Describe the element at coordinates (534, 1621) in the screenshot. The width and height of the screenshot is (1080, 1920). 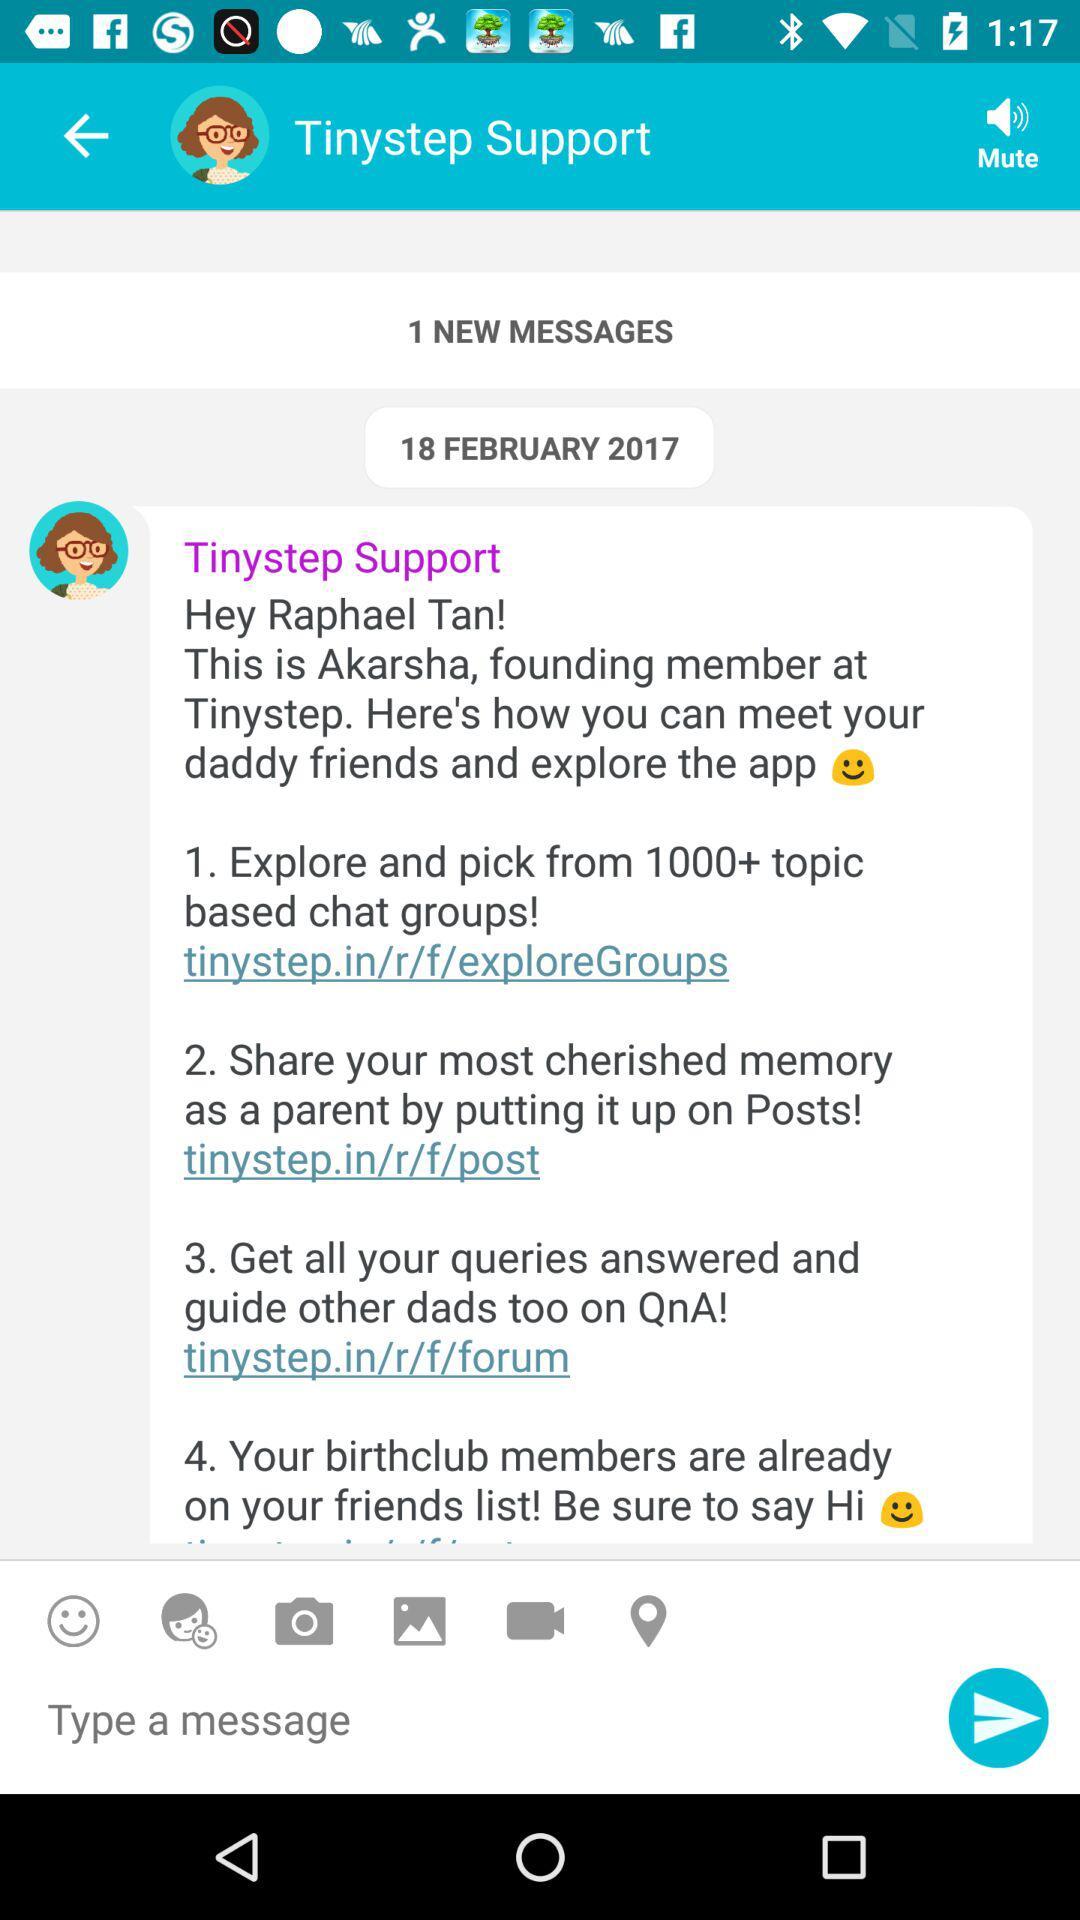
I see `the videocam icon` at that location.